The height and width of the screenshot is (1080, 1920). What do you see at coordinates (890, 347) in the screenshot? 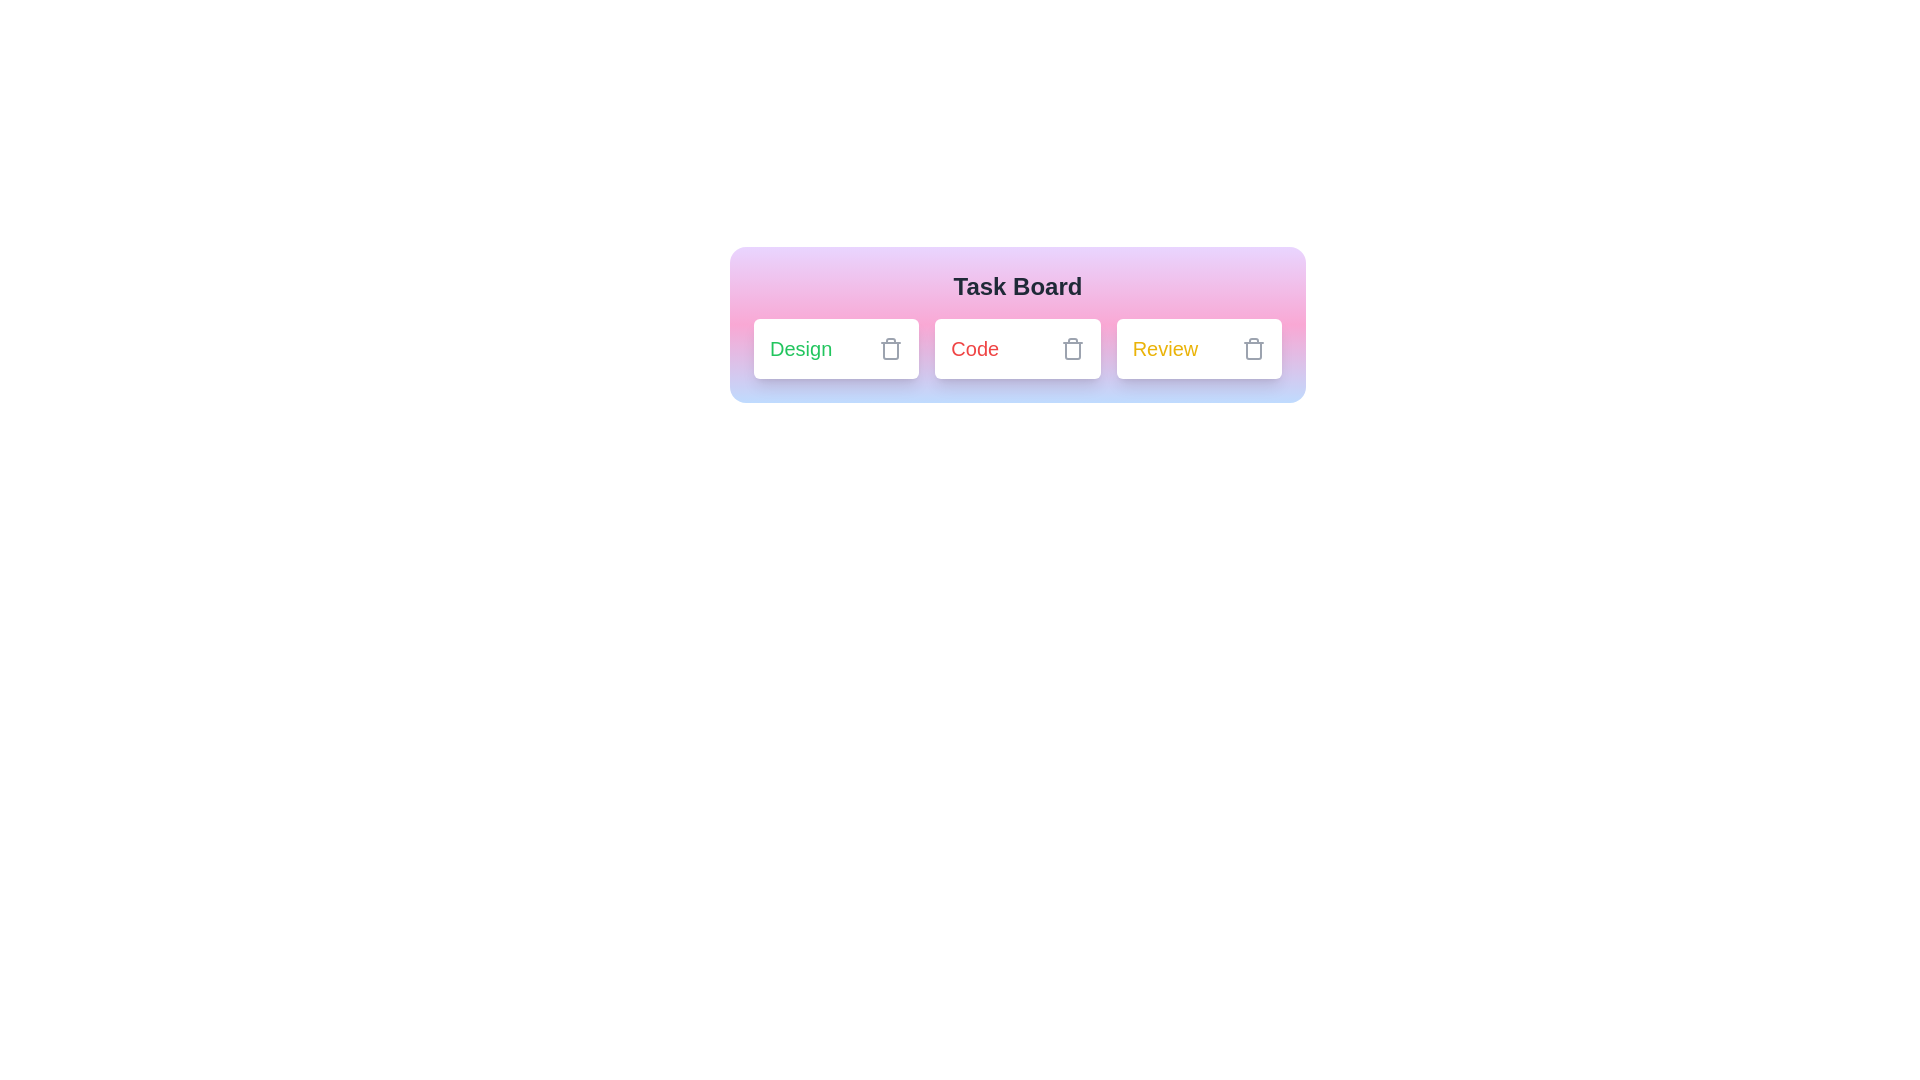
I see `delete button next to the chip labeled Design to remove it` at bounding box center [890, 347].